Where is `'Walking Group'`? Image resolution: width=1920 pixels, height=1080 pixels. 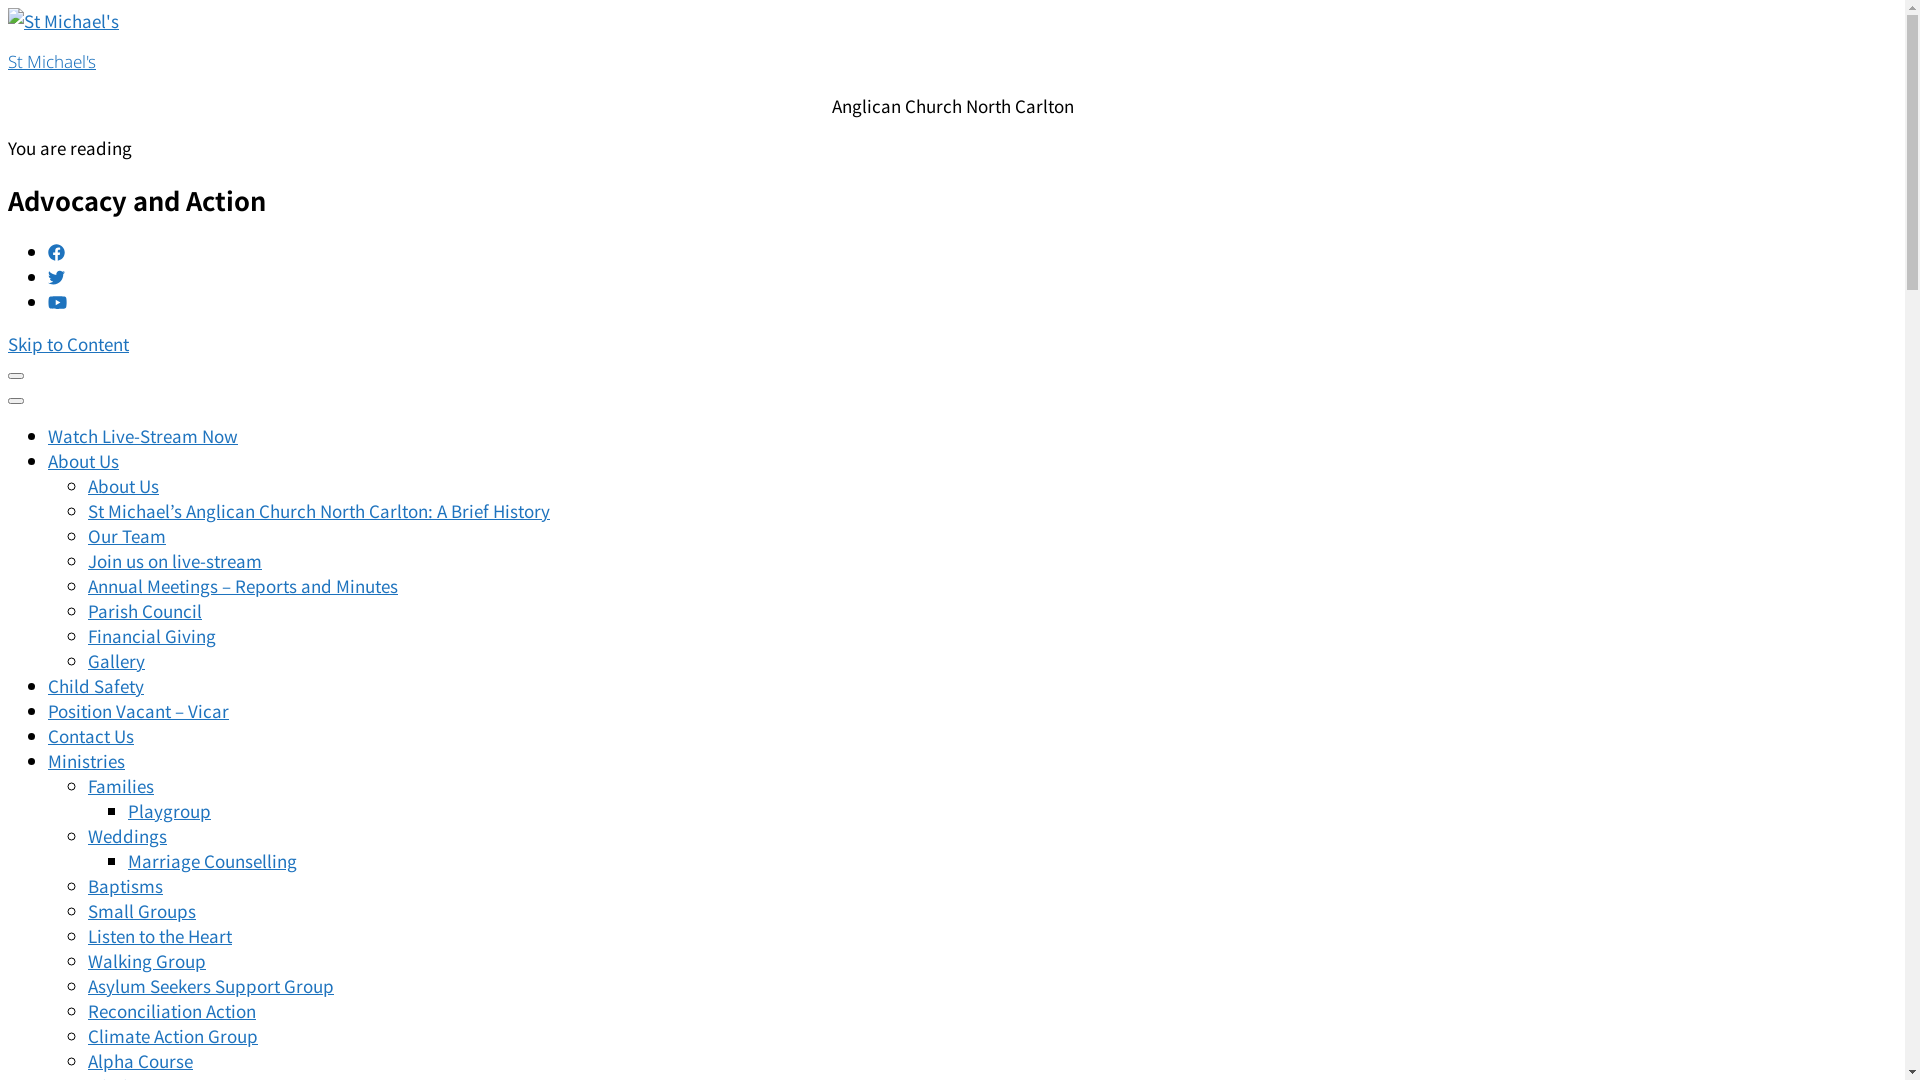
'Walking Group' is located at coordinates (146, 959).